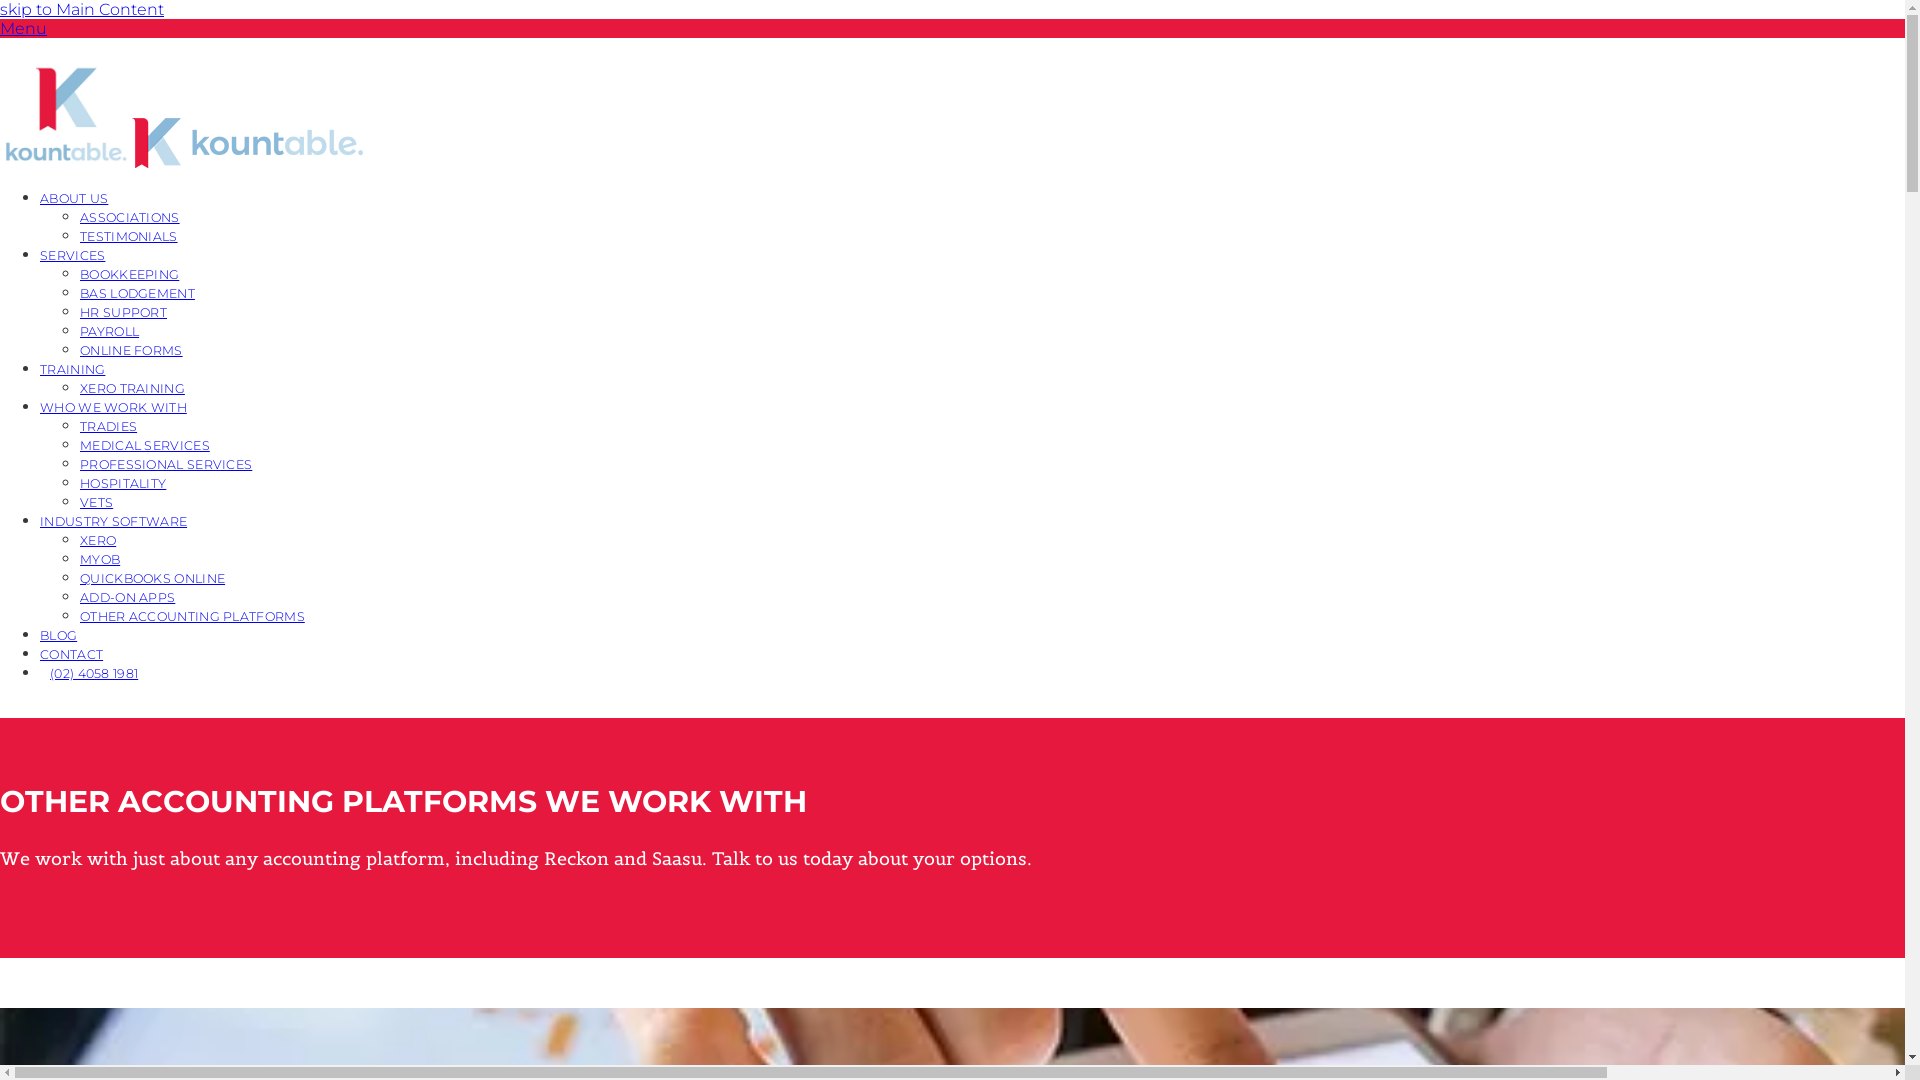  What do you see at coordinates (130, 348) in the screenshot?
I see `'ONLINE FORMS'` at bounding box center [130, 348].